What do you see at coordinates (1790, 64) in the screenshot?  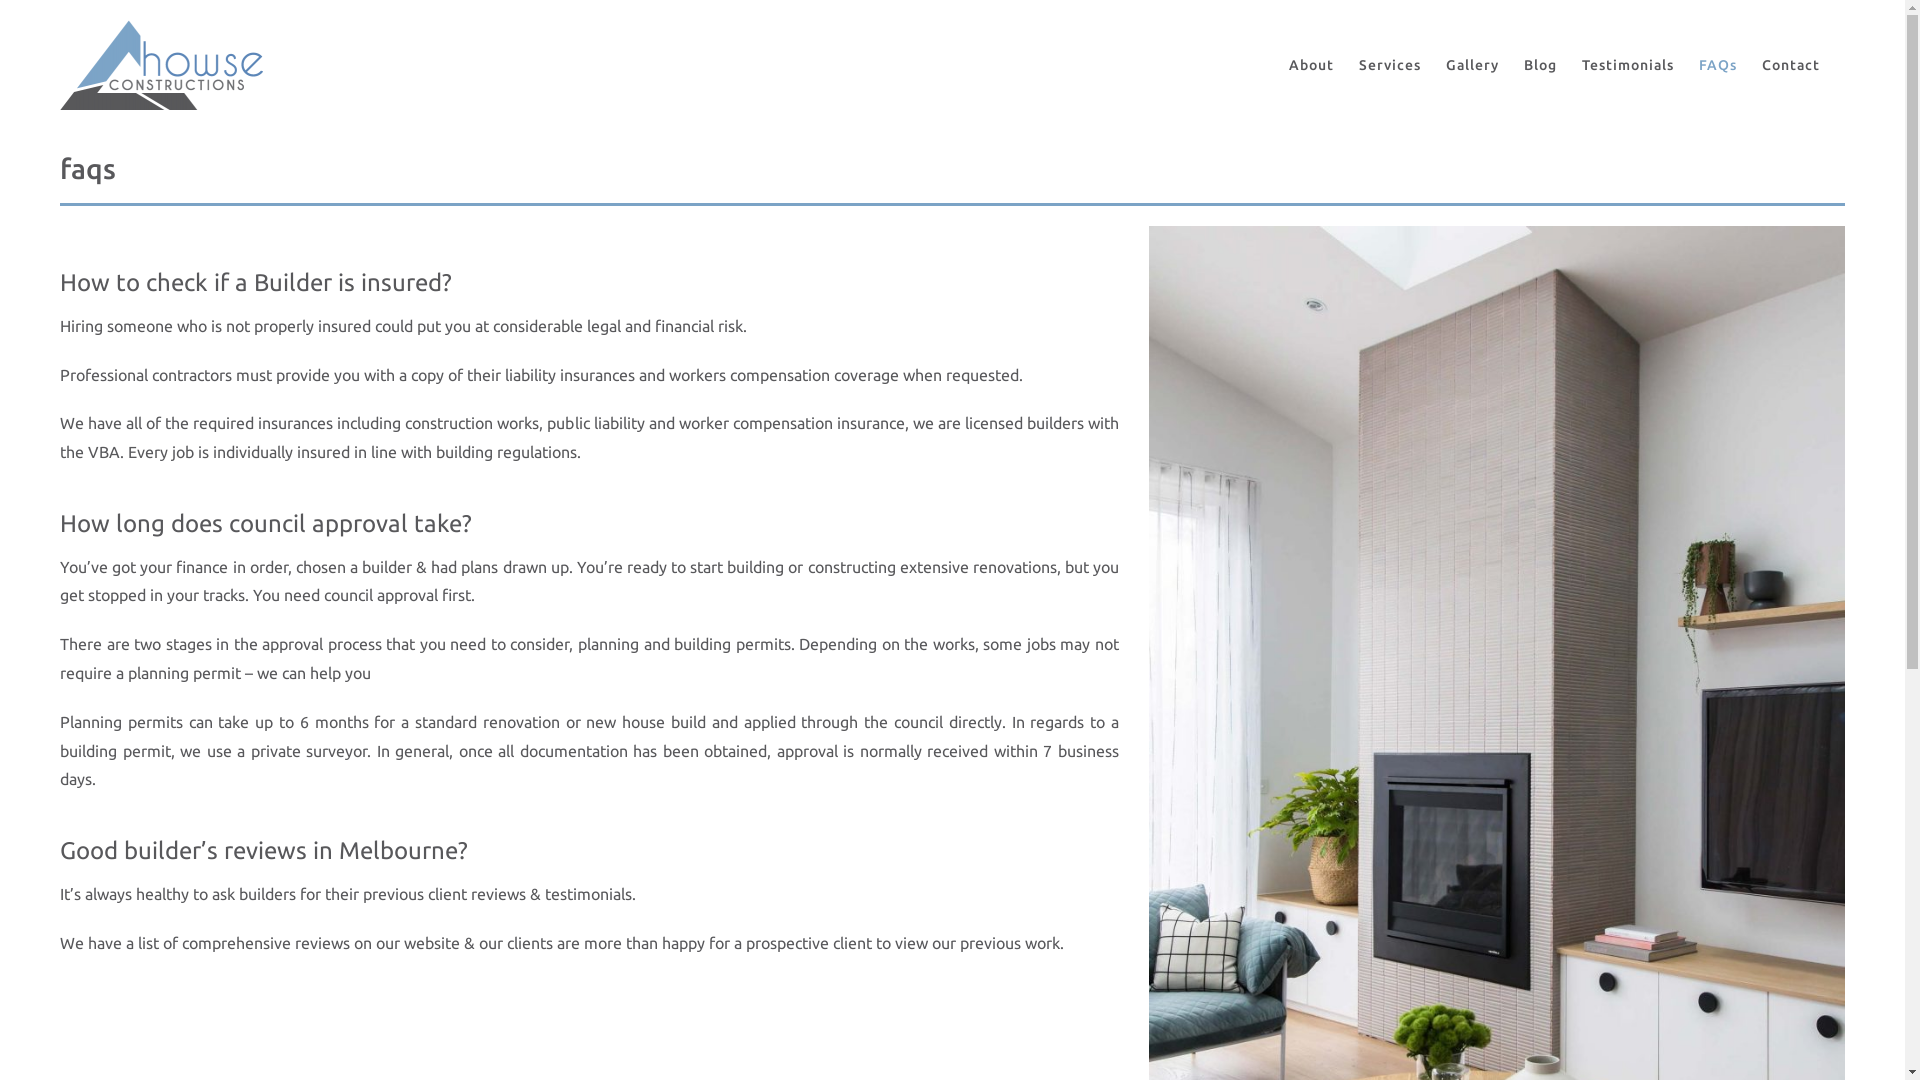 I see `'Contact'` at bounding box center [1790, 64].